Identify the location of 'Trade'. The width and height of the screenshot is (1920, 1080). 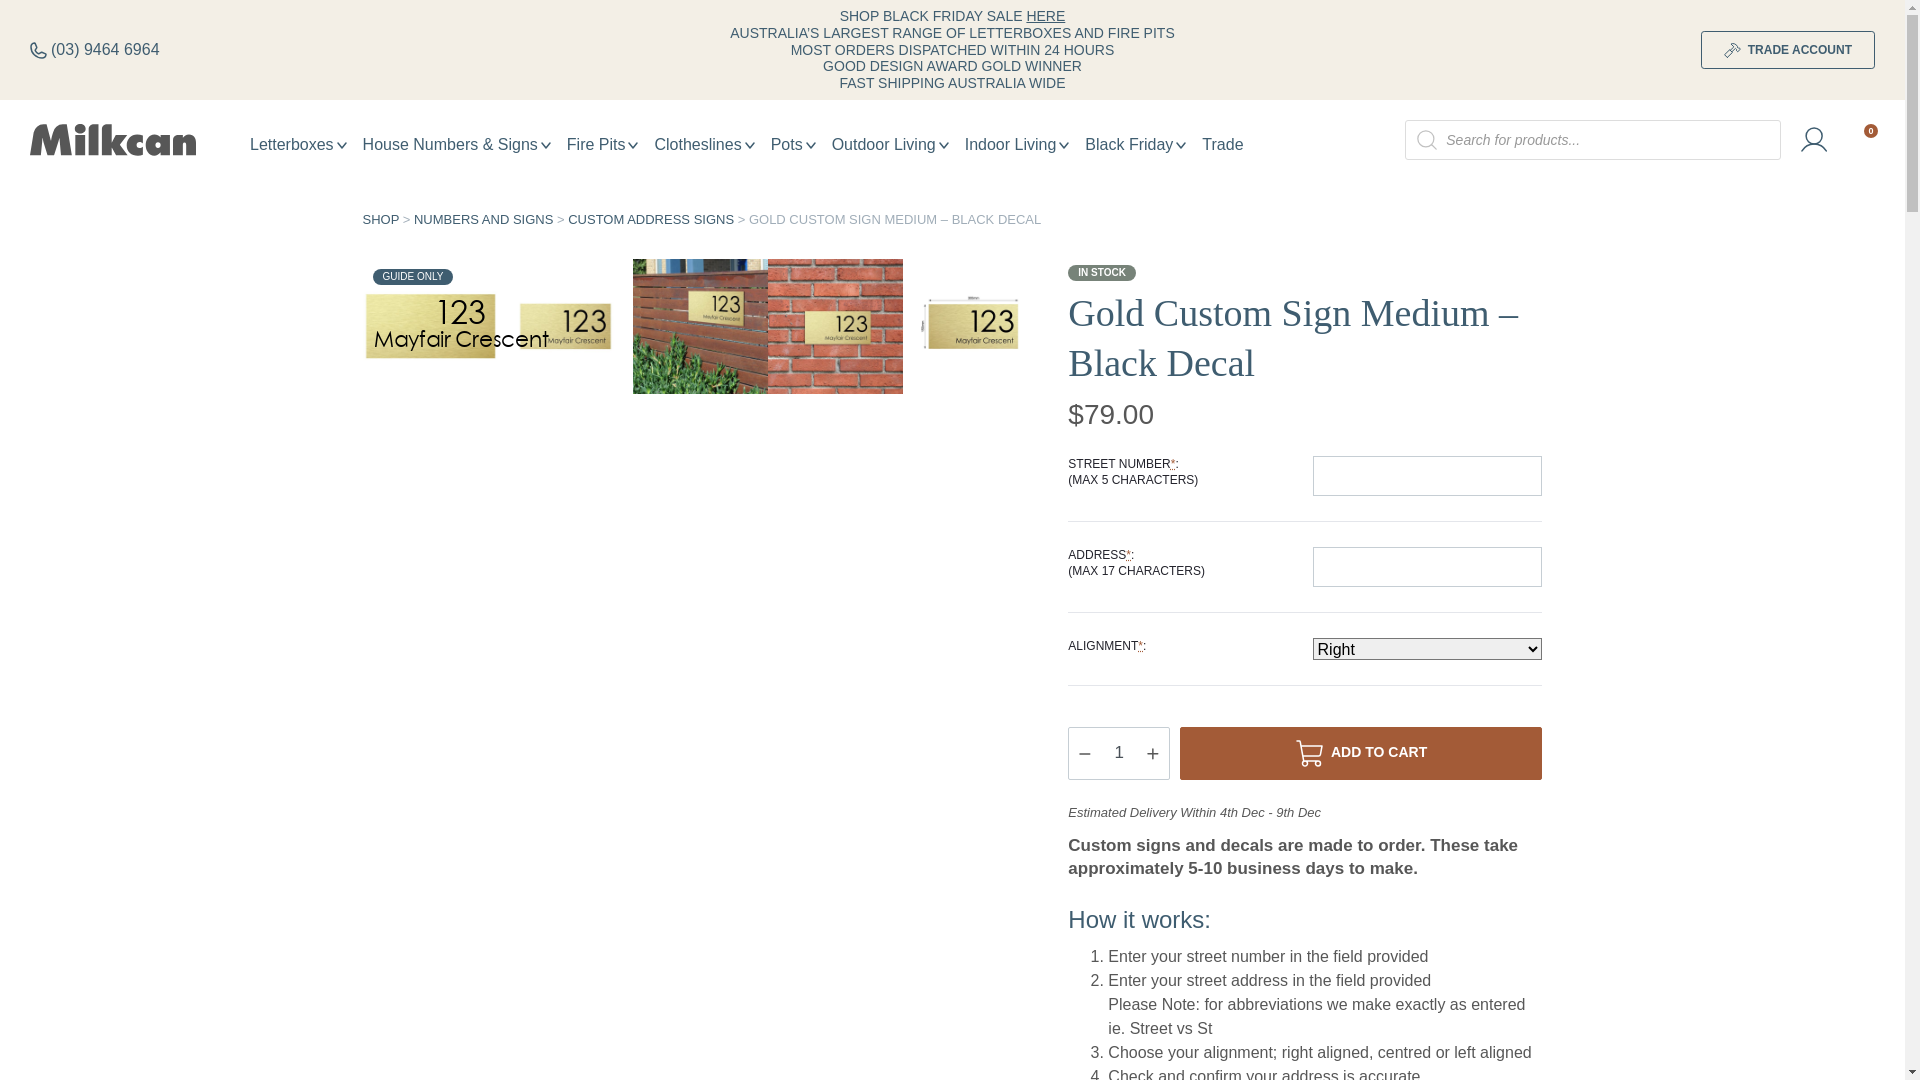
(1221, 143).